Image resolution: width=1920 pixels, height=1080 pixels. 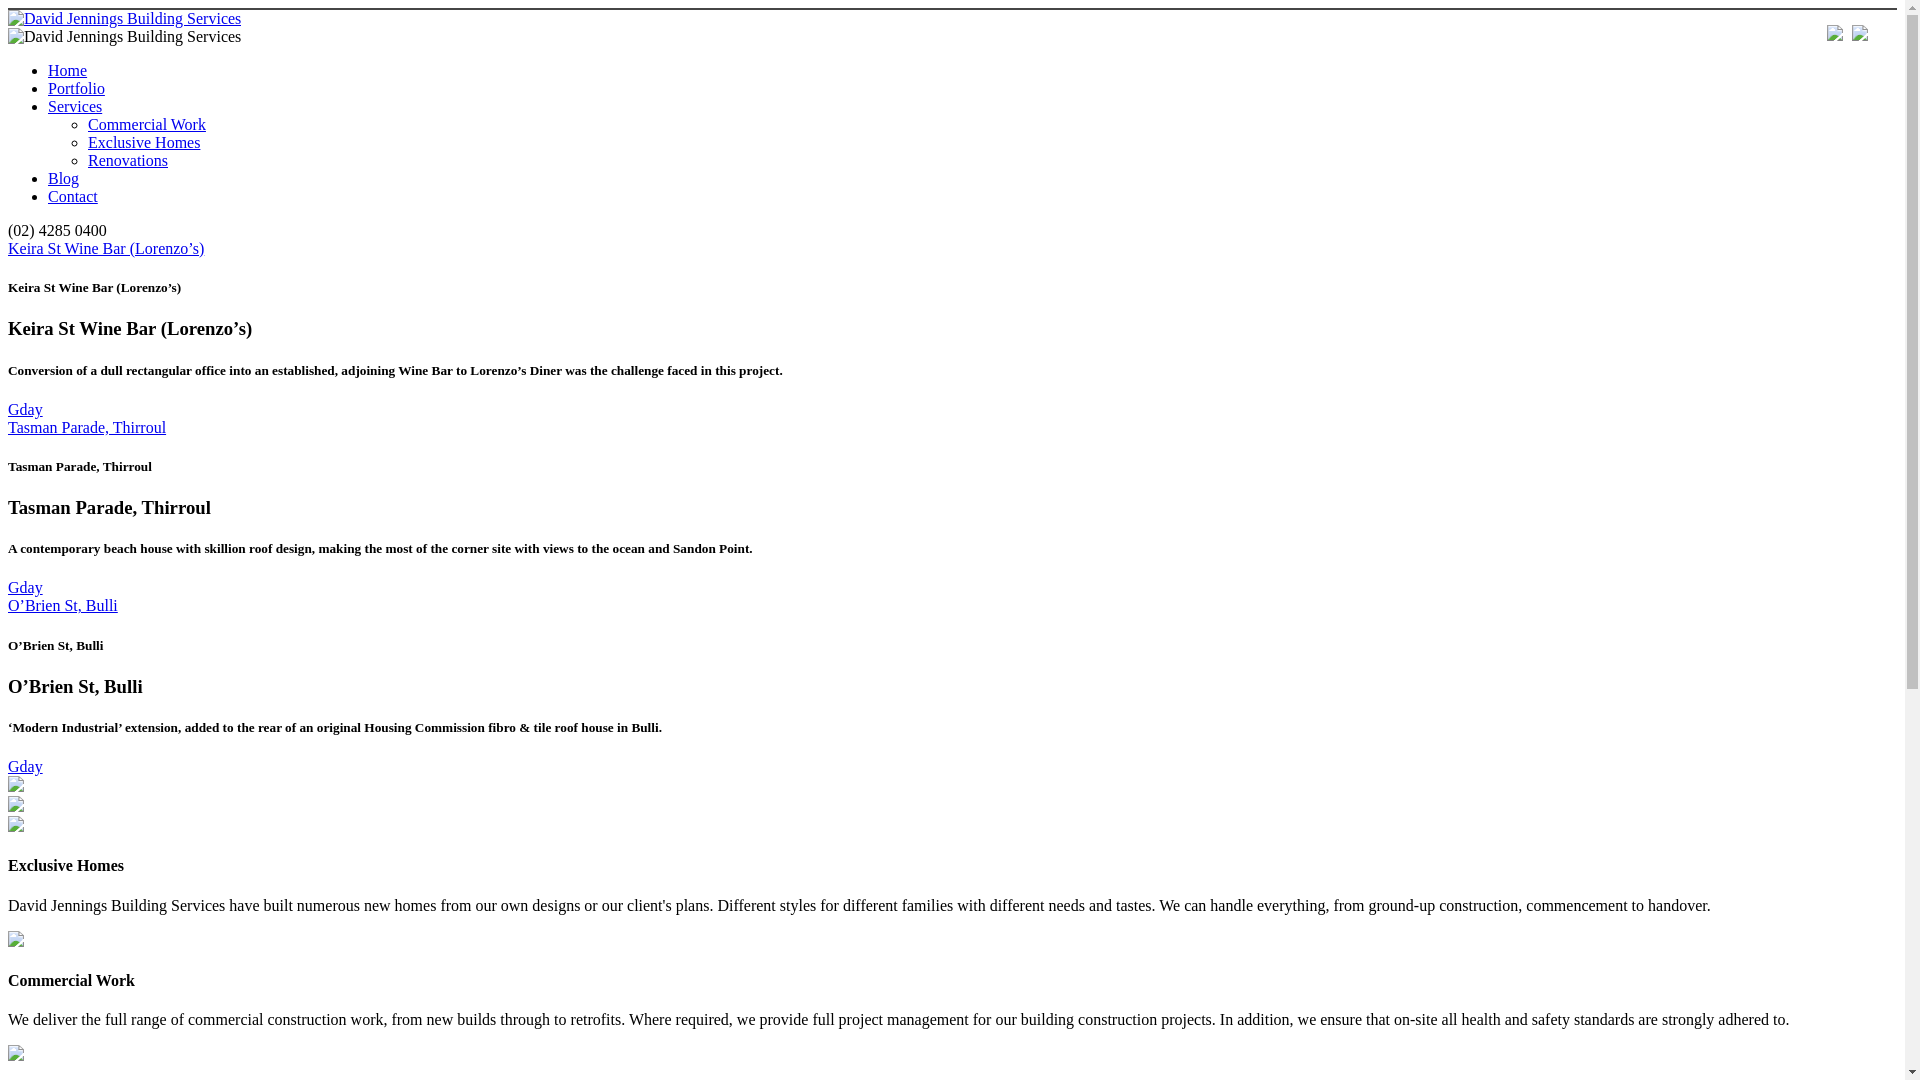 I want to click on 'Renovations', so click(x=127, y=159).